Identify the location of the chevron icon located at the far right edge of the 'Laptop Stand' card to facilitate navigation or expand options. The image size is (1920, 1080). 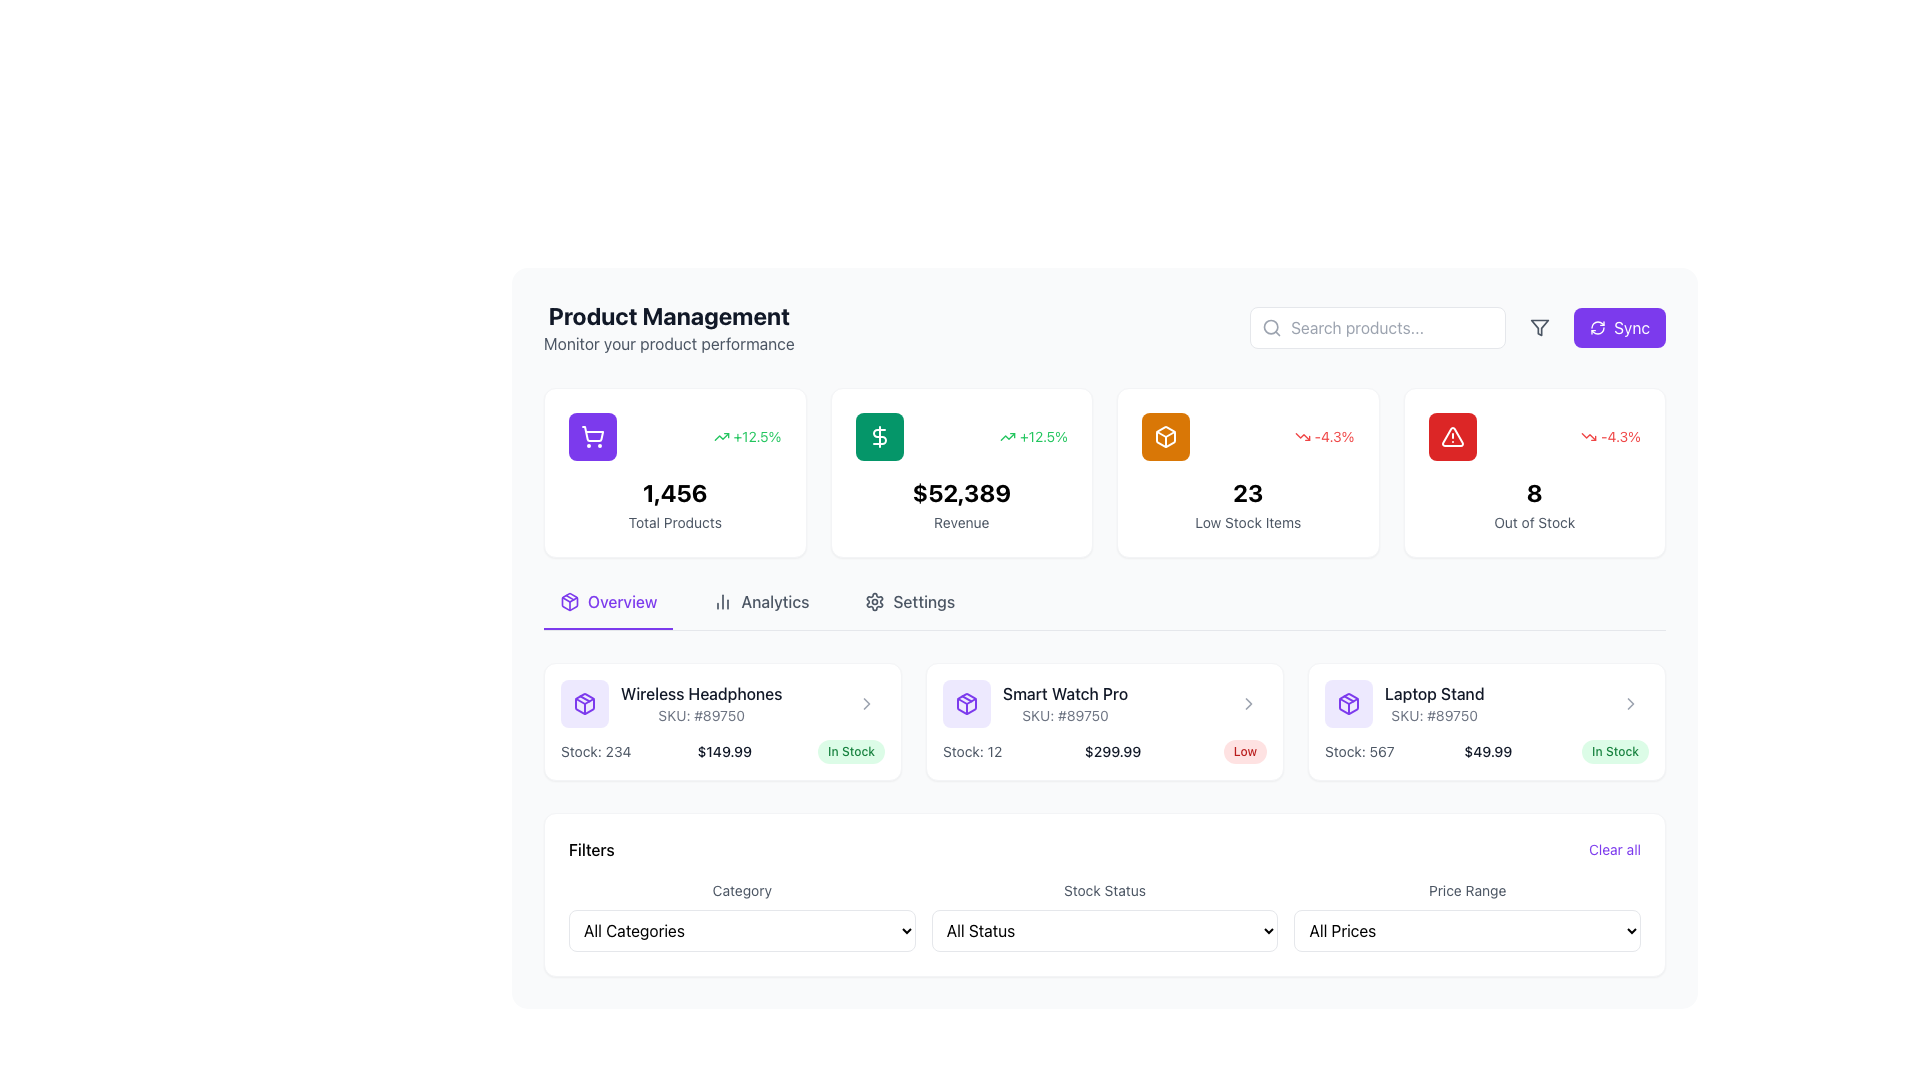
(1631, 703).